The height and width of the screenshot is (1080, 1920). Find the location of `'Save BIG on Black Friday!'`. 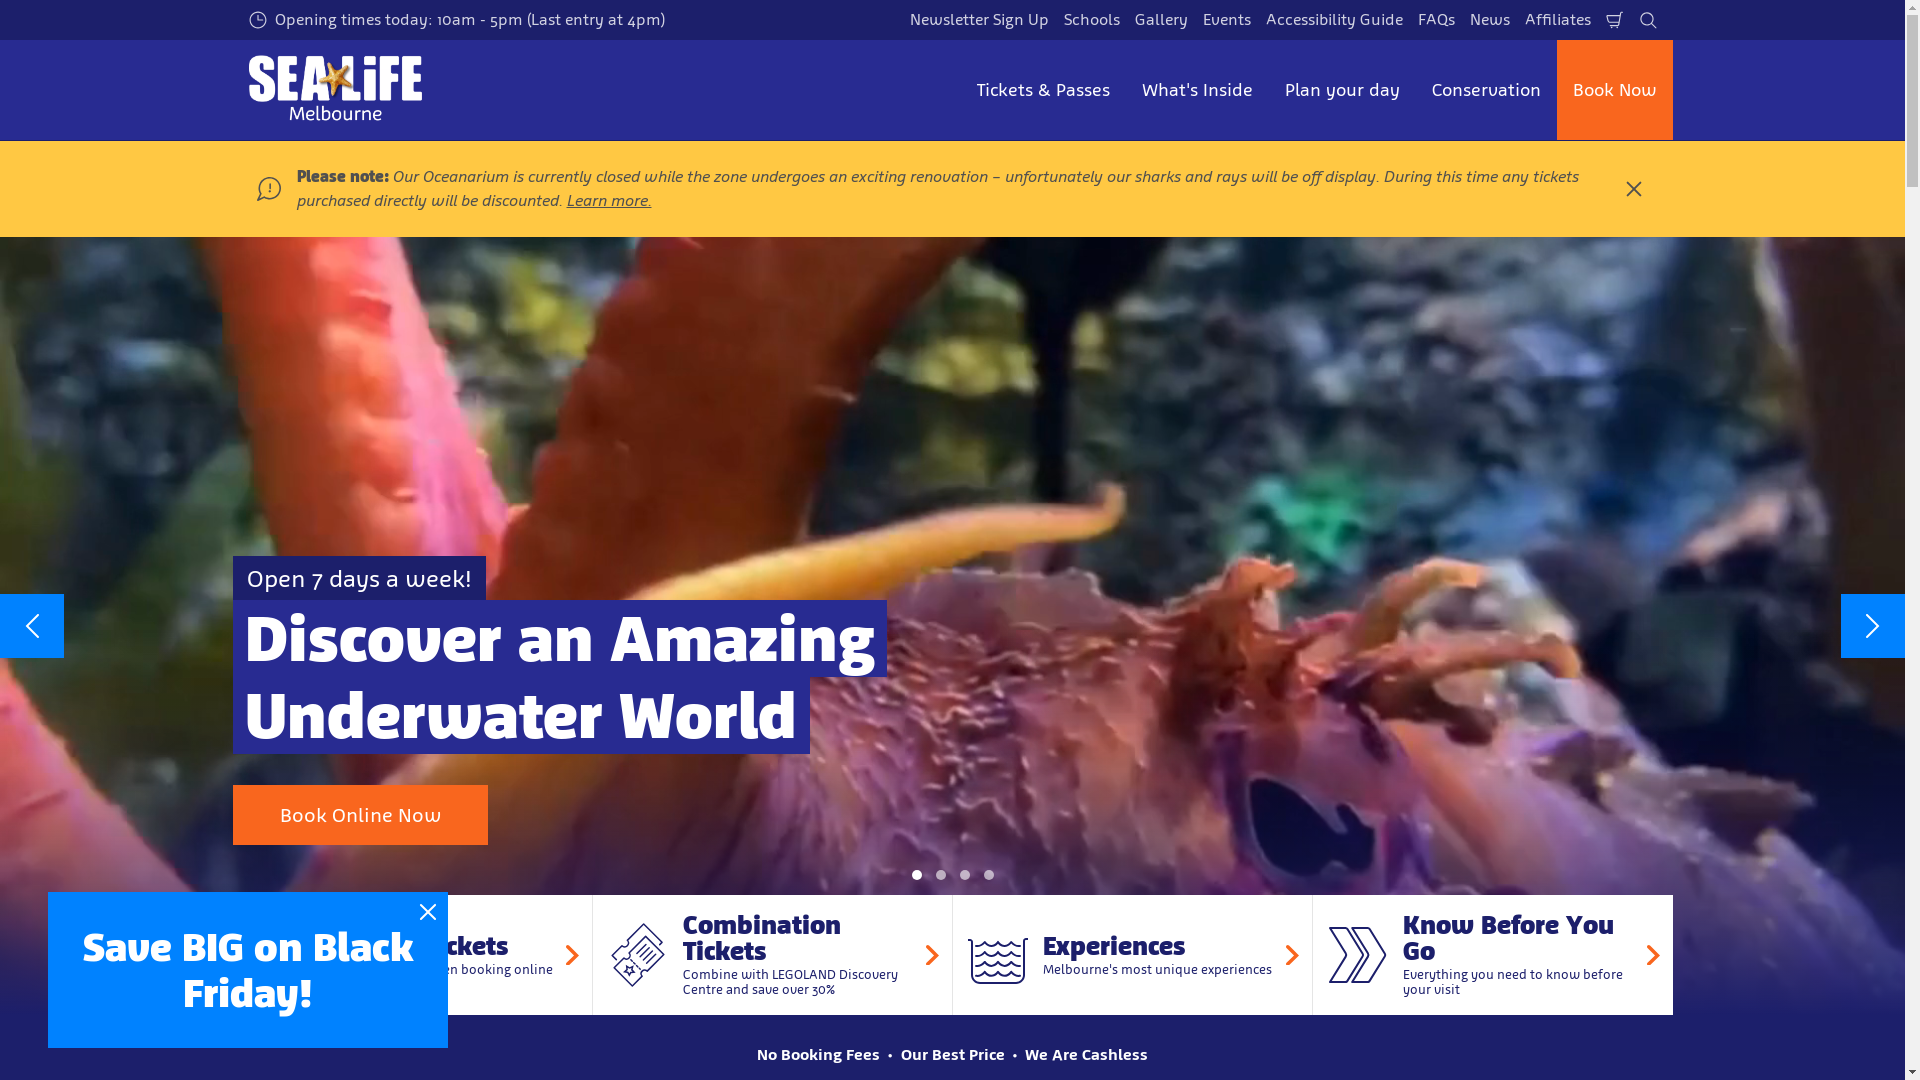

'Save BIG on Black Friday!' is located at coordinates (247, 968).